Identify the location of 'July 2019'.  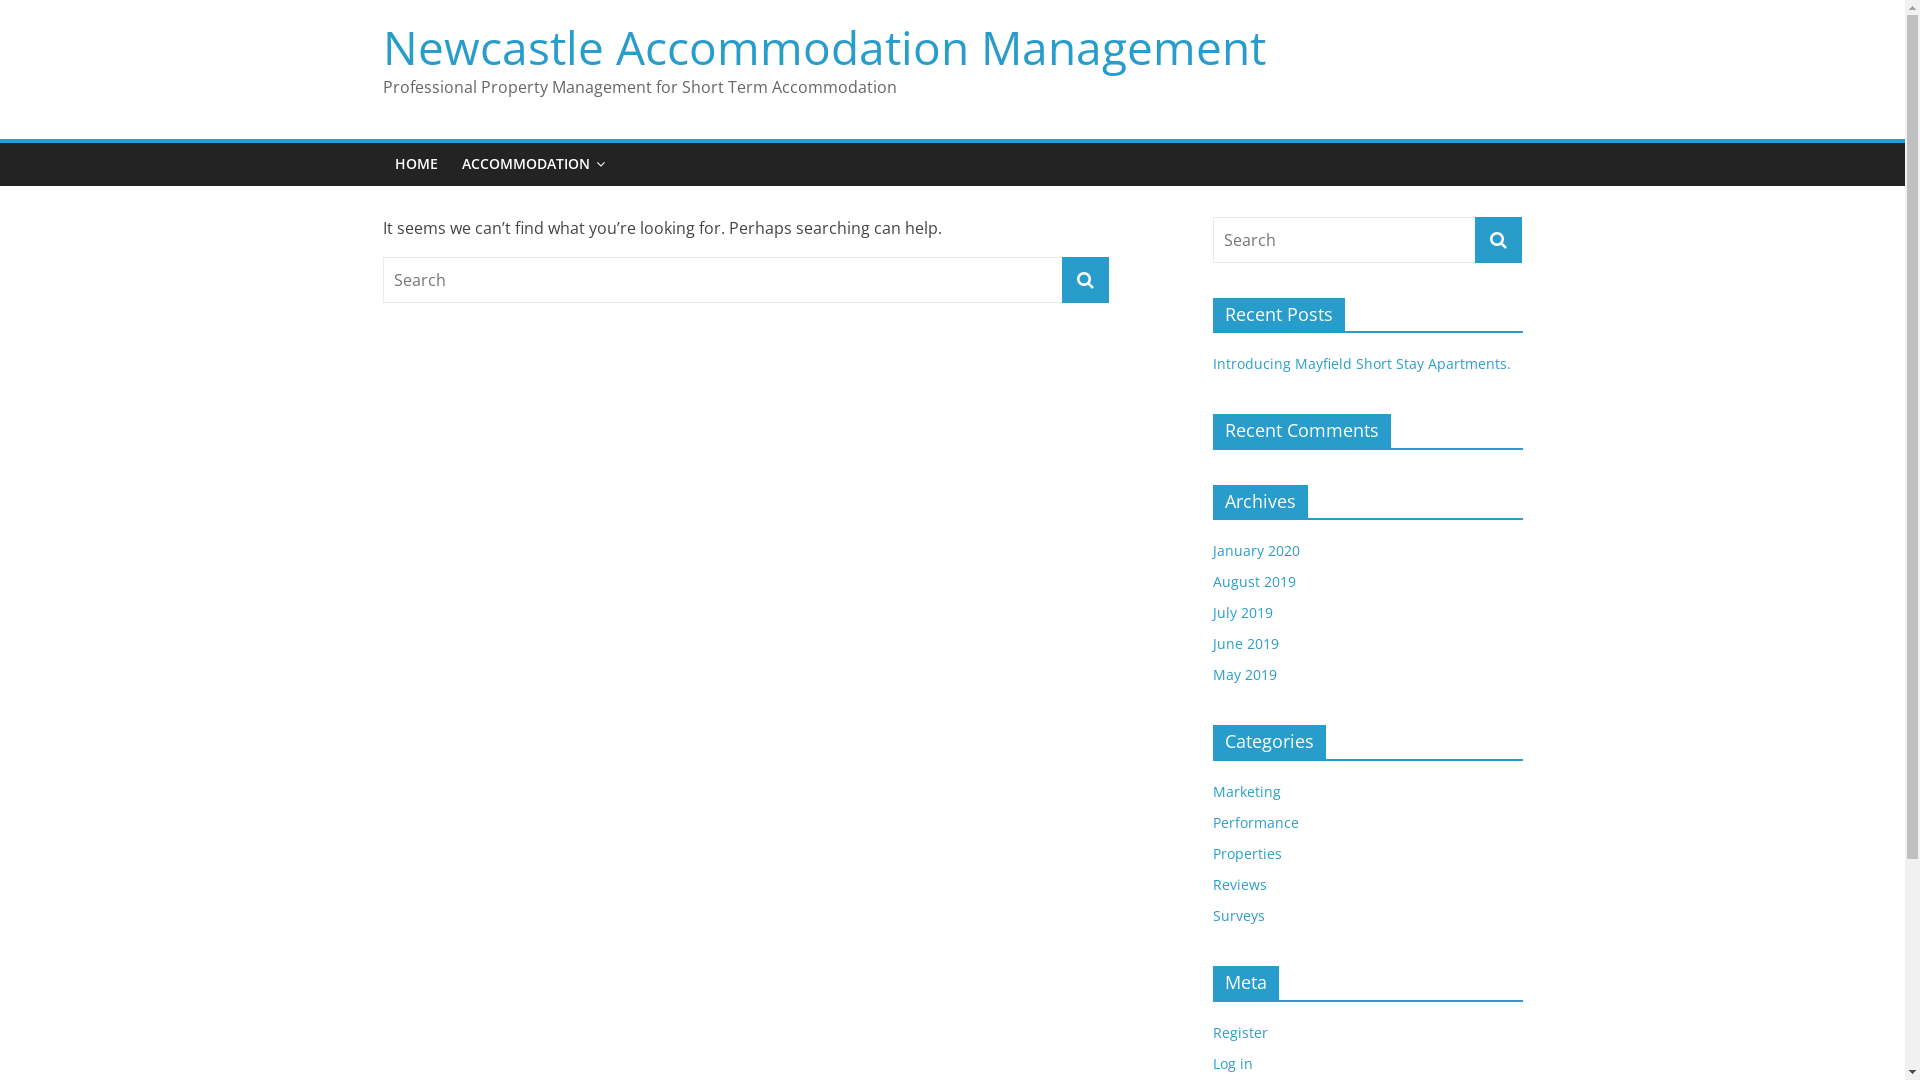
(1241, 611).